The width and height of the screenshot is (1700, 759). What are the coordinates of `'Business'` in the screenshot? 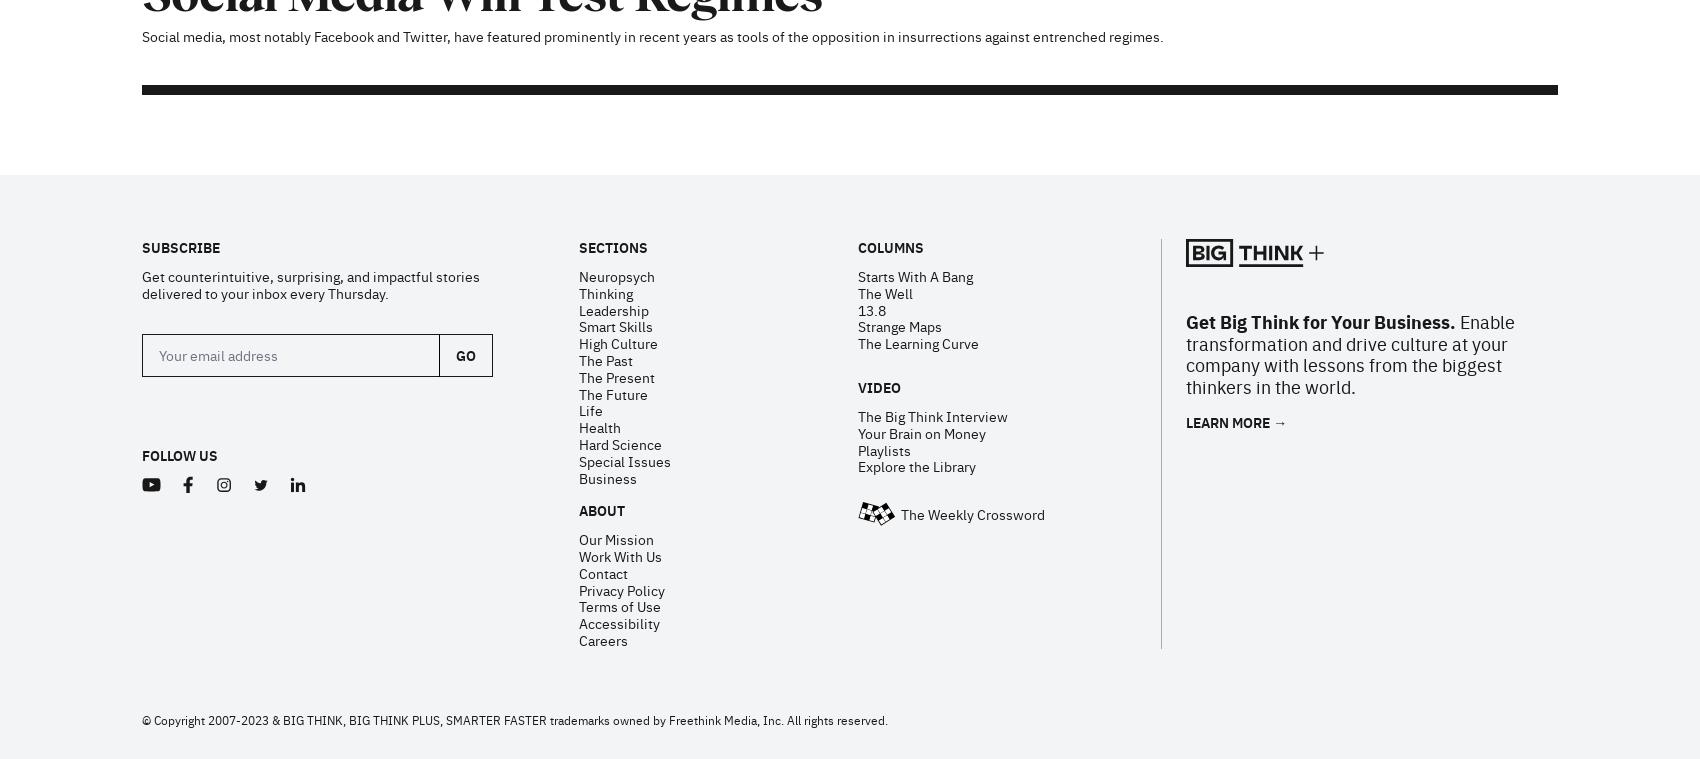 It's located at (577, 217).